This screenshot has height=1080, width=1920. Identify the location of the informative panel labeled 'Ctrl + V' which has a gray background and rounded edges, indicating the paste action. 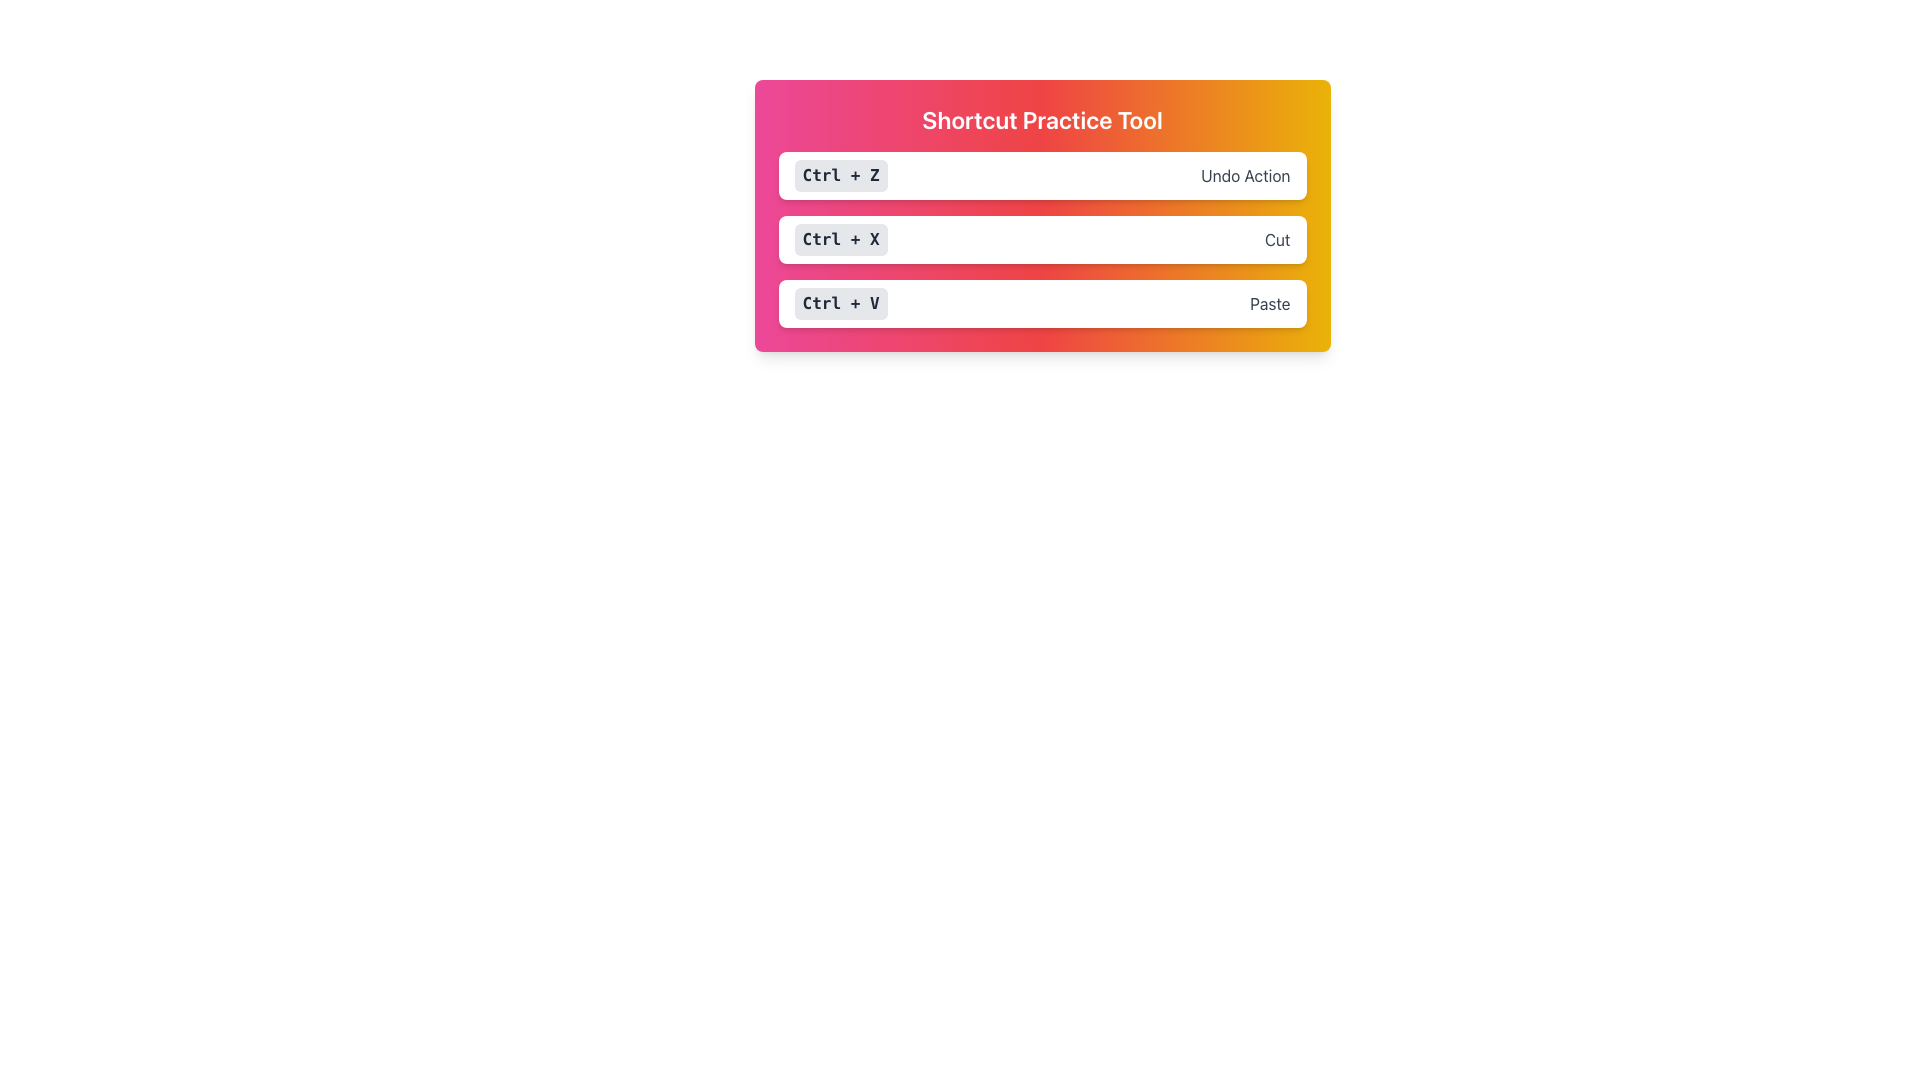
(1041, 304).